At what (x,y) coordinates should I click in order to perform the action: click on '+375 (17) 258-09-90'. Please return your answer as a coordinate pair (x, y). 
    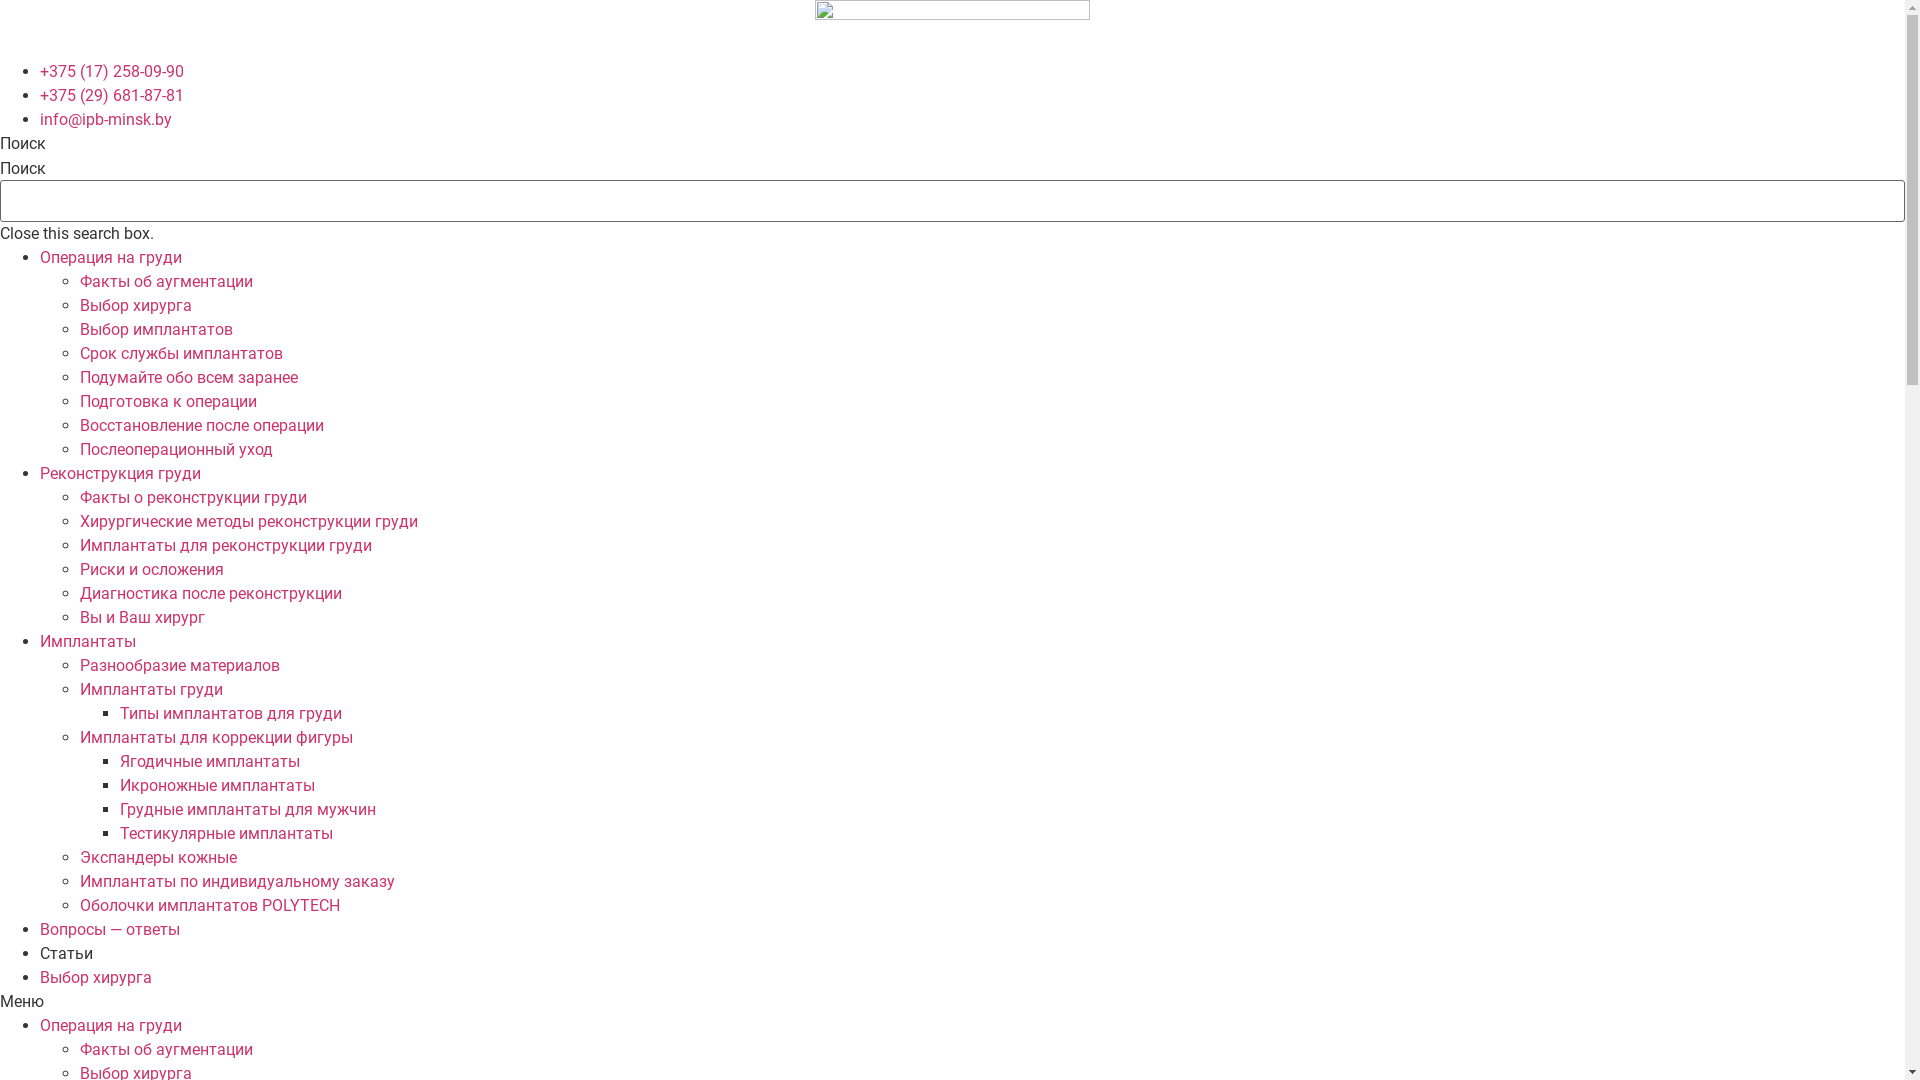
    Looking at the image, I should click on (110, 70).